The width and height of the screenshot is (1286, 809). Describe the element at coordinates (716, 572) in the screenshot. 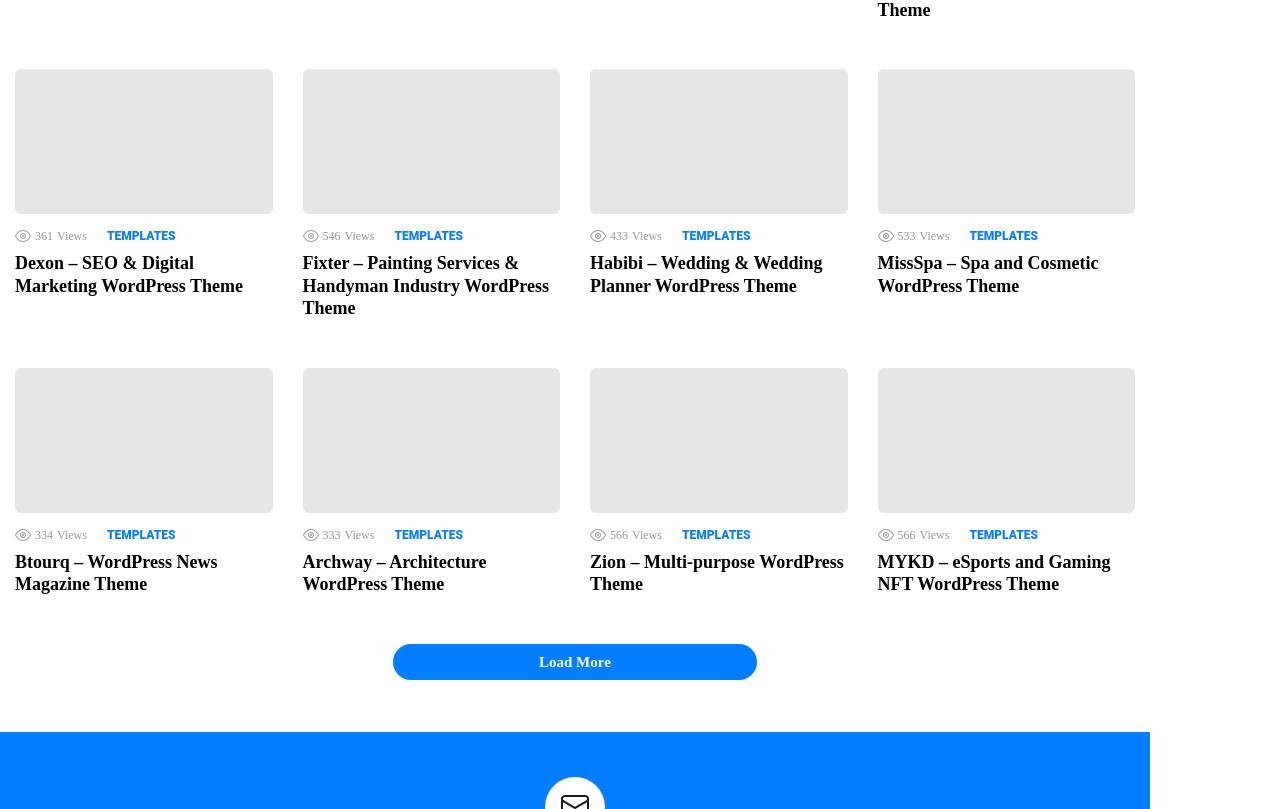

I see `'Zion – Multi-purpose WordPress Theme'` at that location.